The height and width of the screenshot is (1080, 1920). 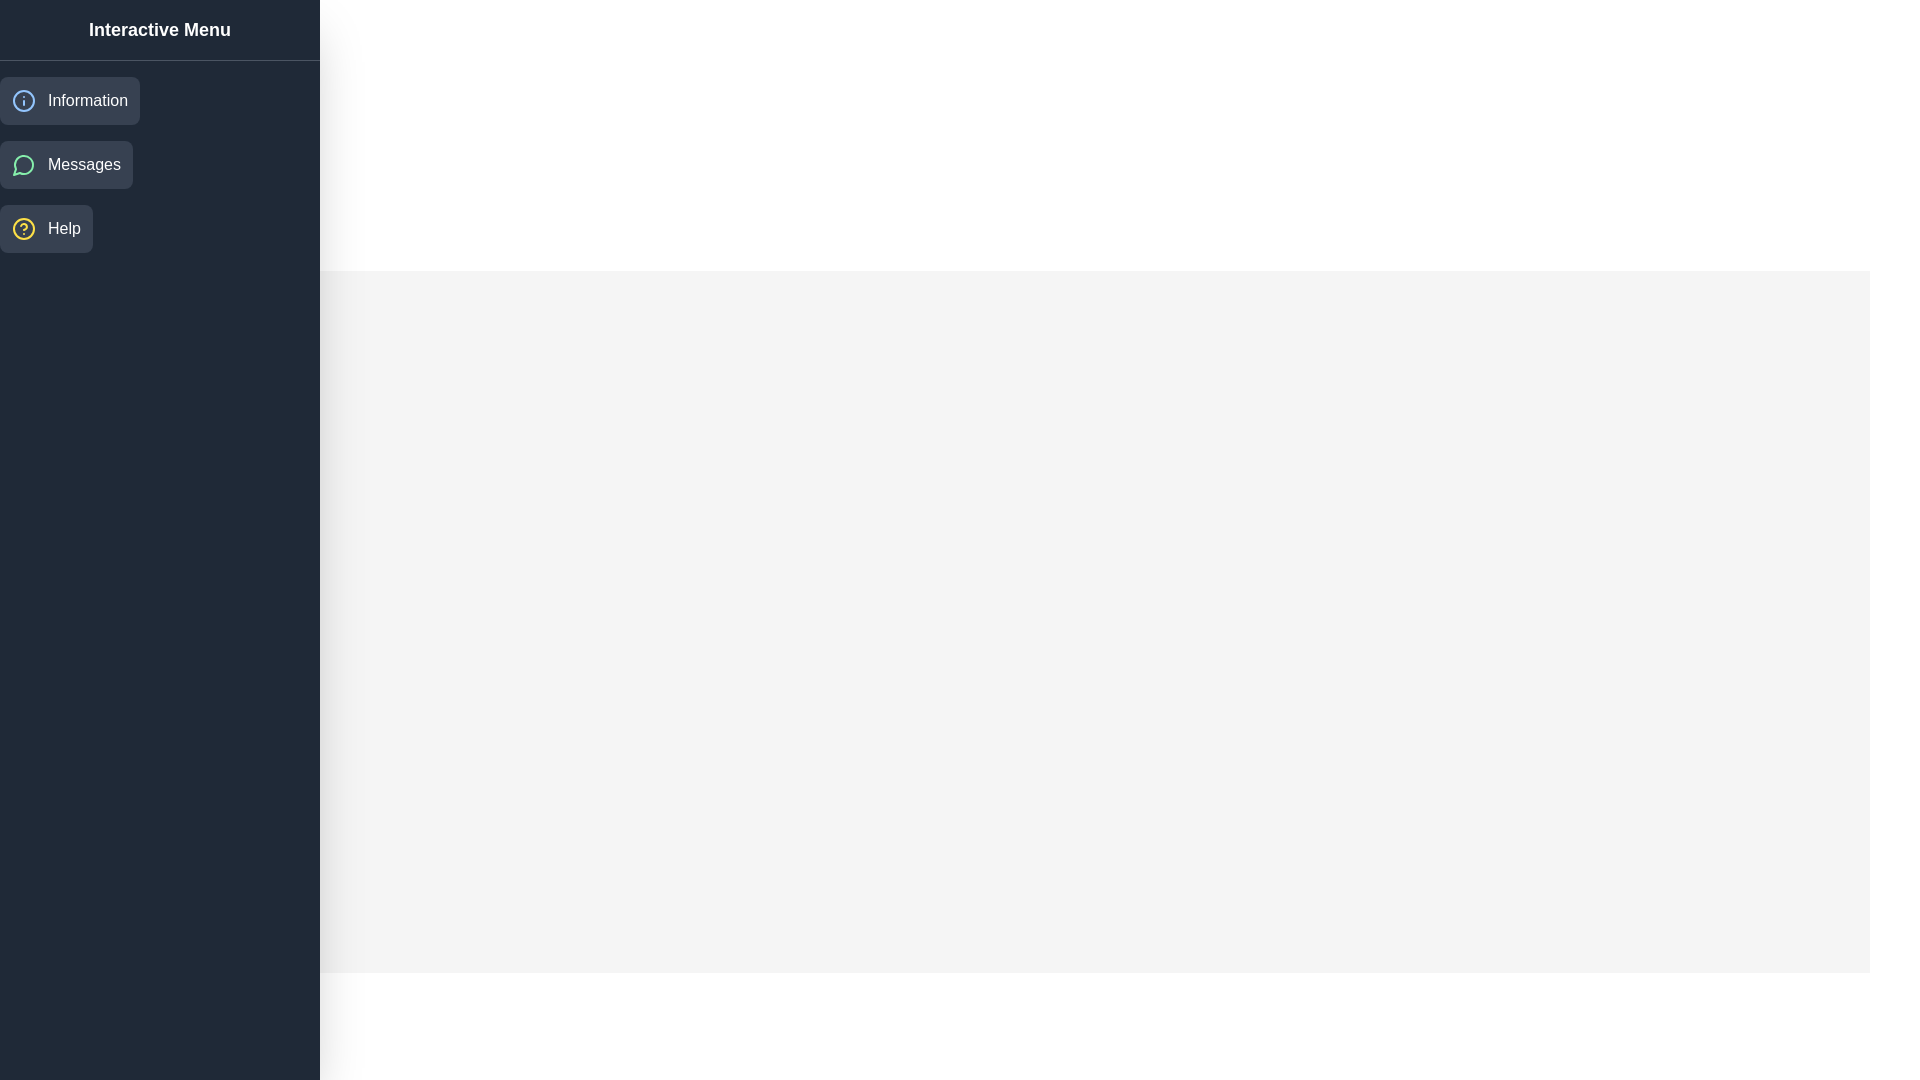 What do you see at coordinates (64, 227) in the screenshot?
I see `the 'Help' text label in the sidebar menu` at bounding box center [64, 227].